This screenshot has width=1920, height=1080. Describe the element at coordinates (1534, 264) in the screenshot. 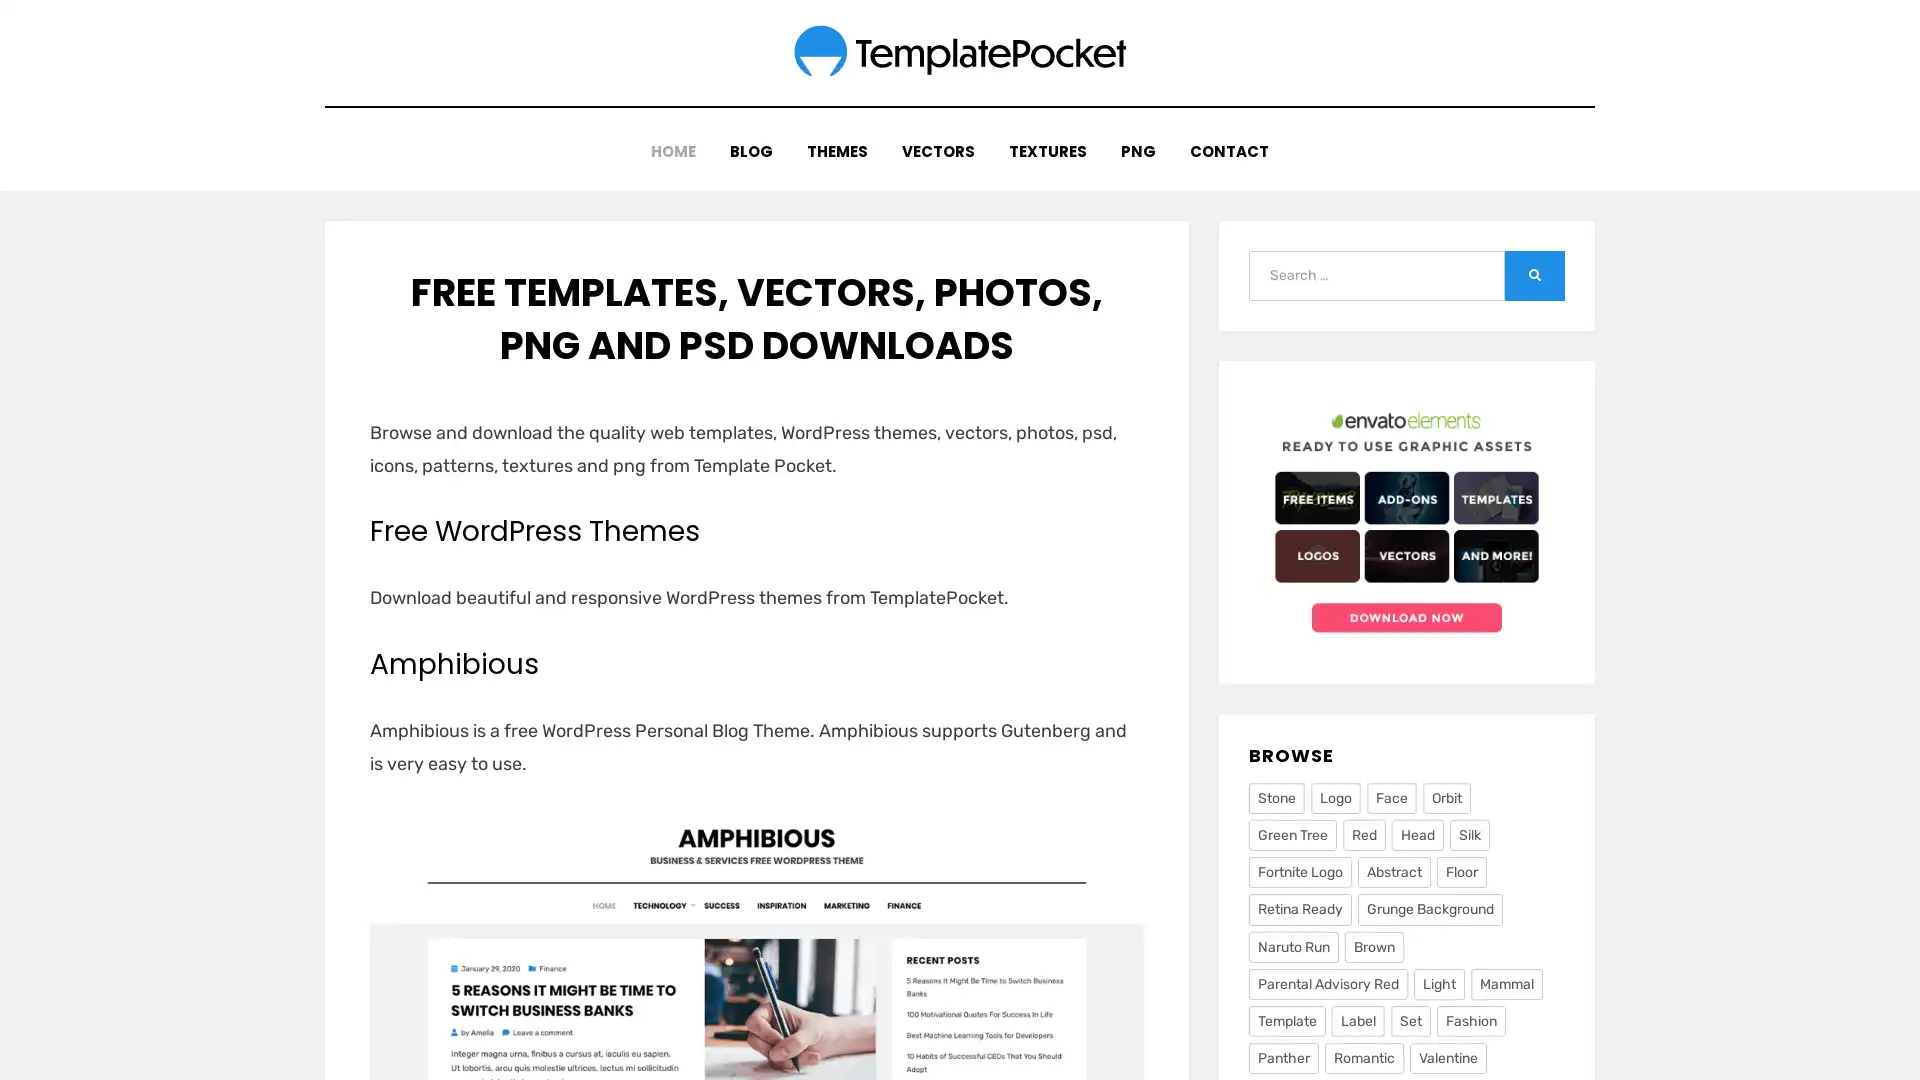

I see `SEARCH` at that location.